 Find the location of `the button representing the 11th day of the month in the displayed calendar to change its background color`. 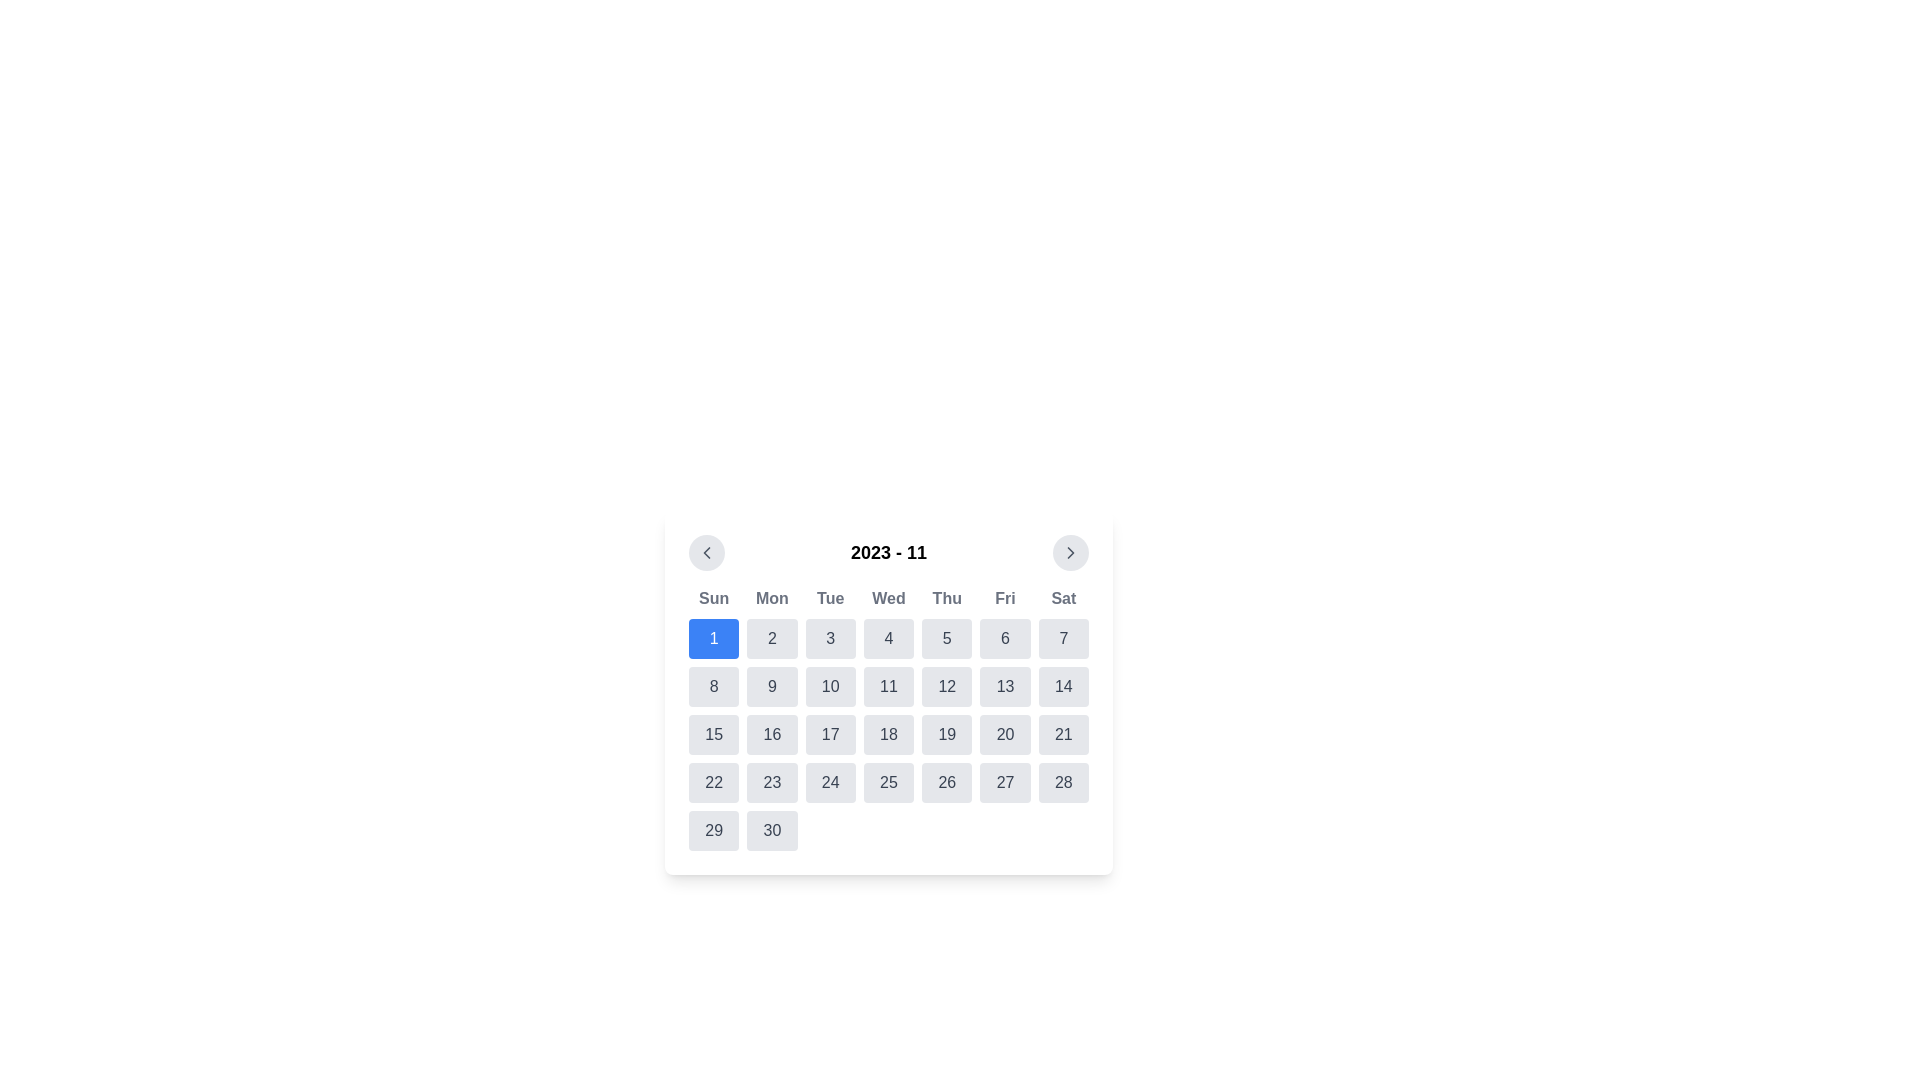

the button representing the 11th day of the month in the displayed calendar to change its background color is located at coordinates (887, 685).